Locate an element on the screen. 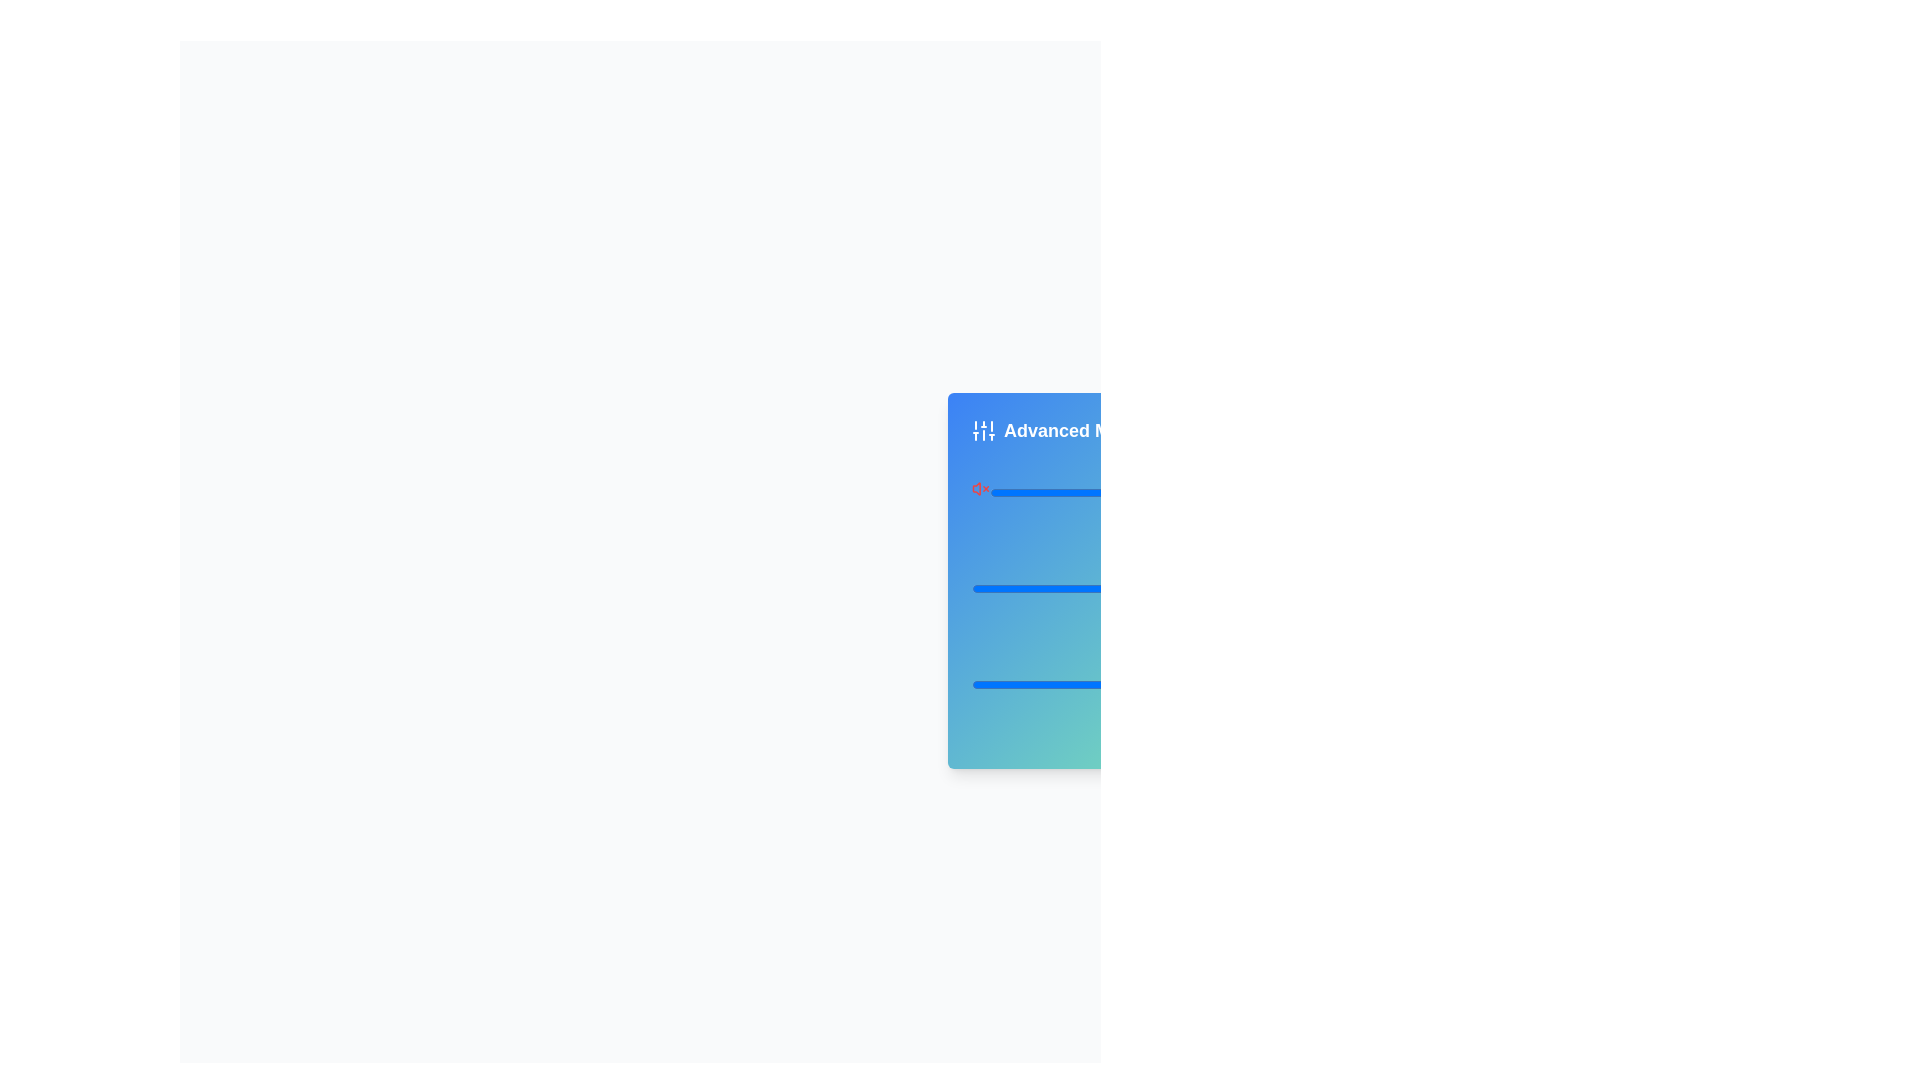  the balance value is located at coordinates (1112, 588).